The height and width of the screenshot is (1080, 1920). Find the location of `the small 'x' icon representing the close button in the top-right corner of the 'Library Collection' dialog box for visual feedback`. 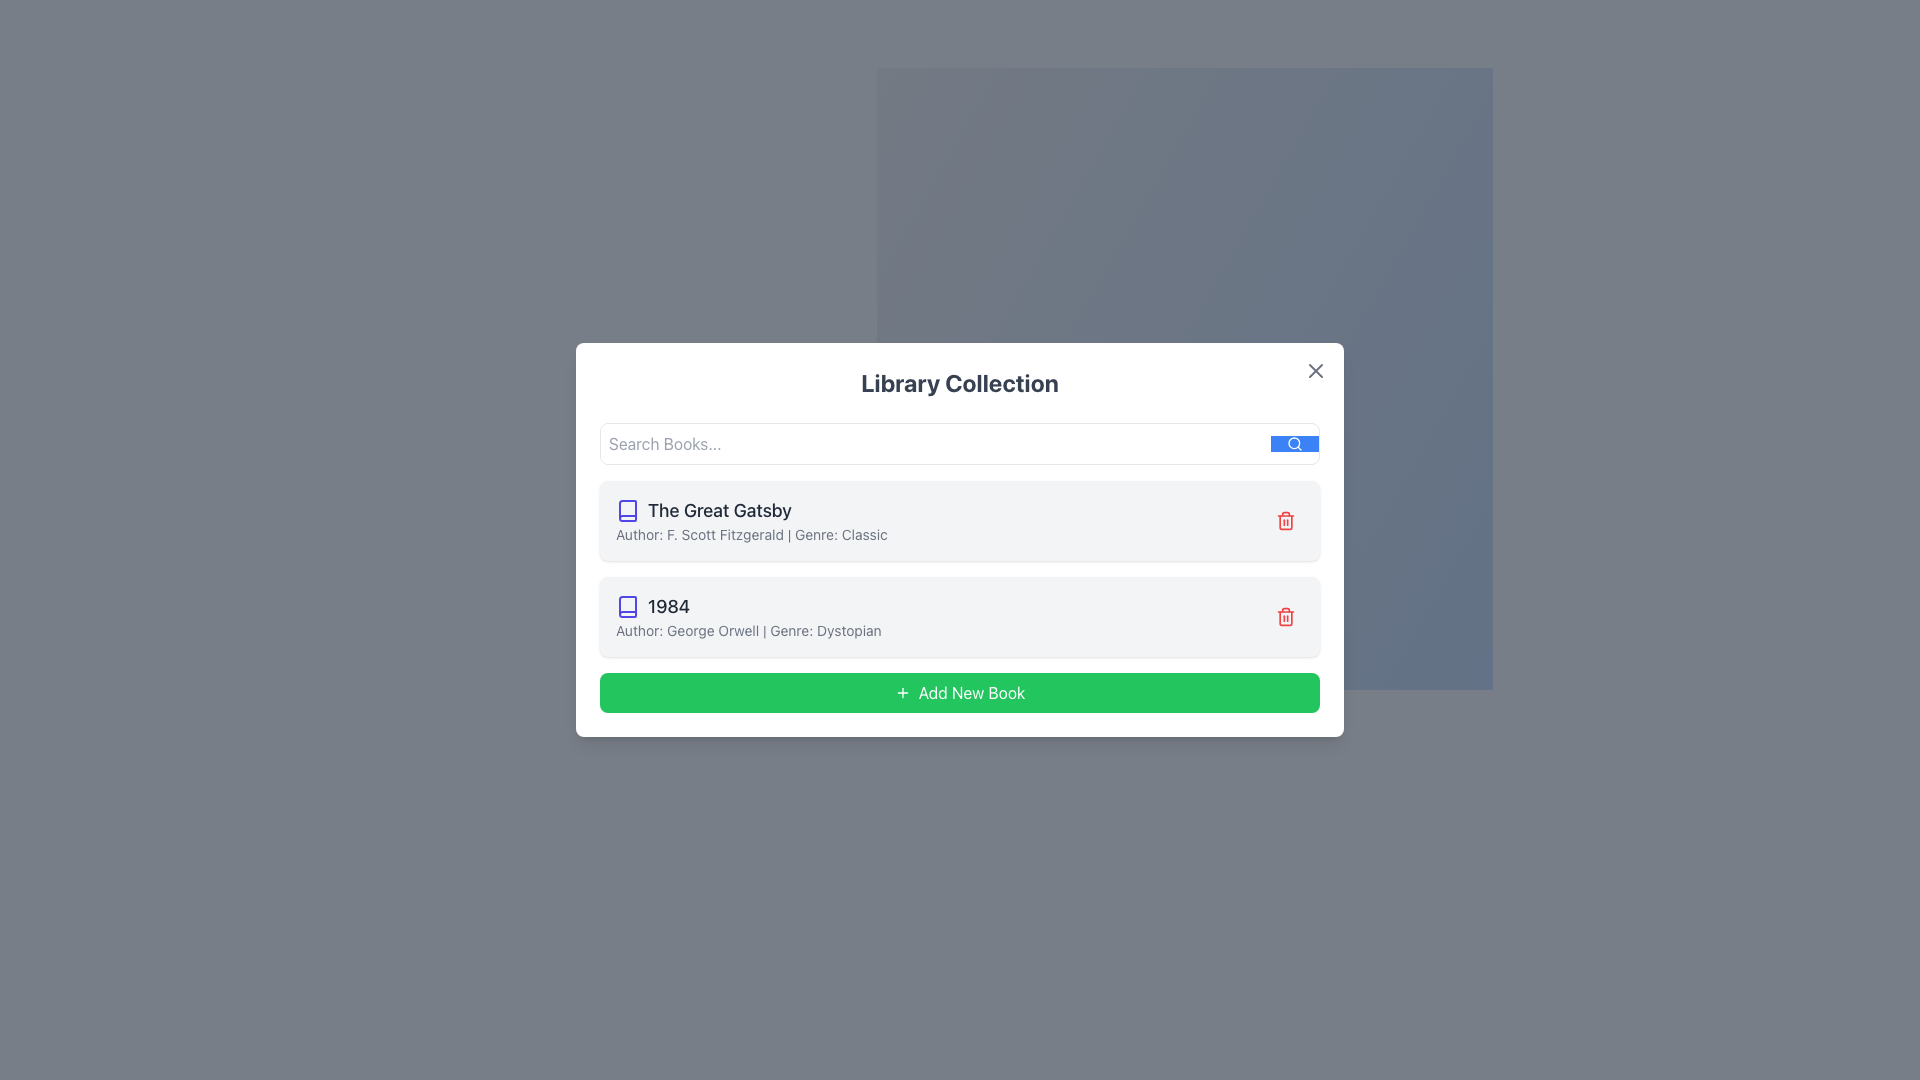

the small 'x' icon representing the close button in the top-right corner of the 'Library Collection' dialog box for visual feedback is located at coordinates (1315, 370).